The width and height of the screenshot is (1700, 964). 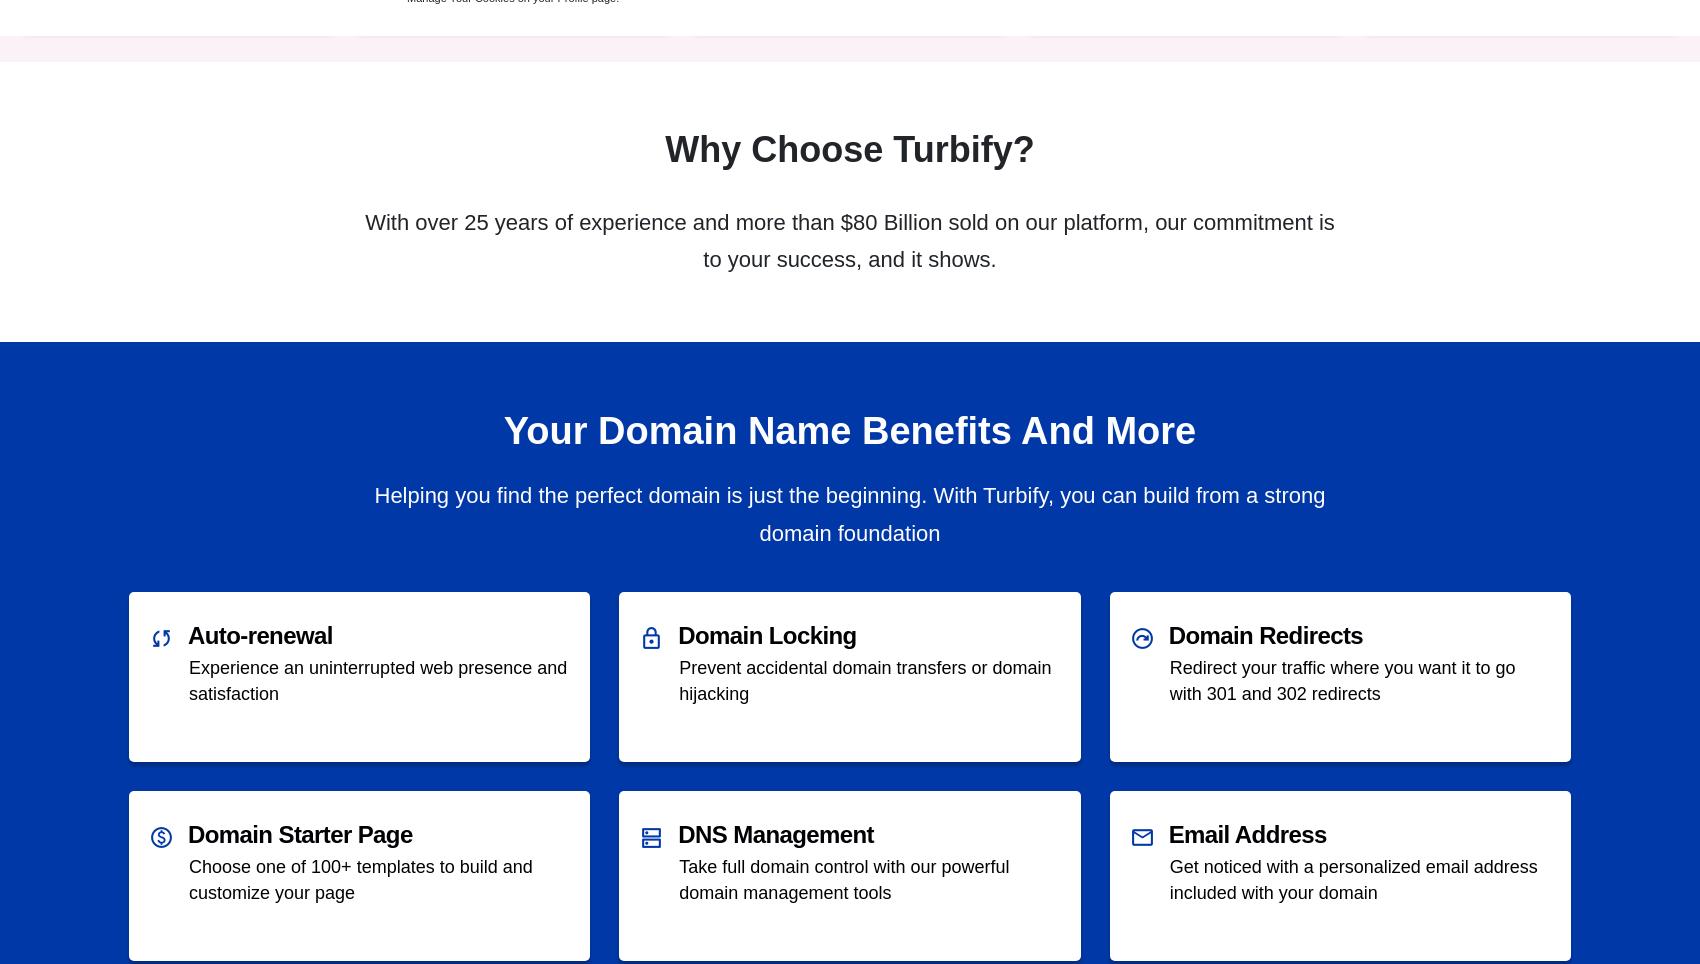 I want to click on 'mail', so click(x=1141, y=835).